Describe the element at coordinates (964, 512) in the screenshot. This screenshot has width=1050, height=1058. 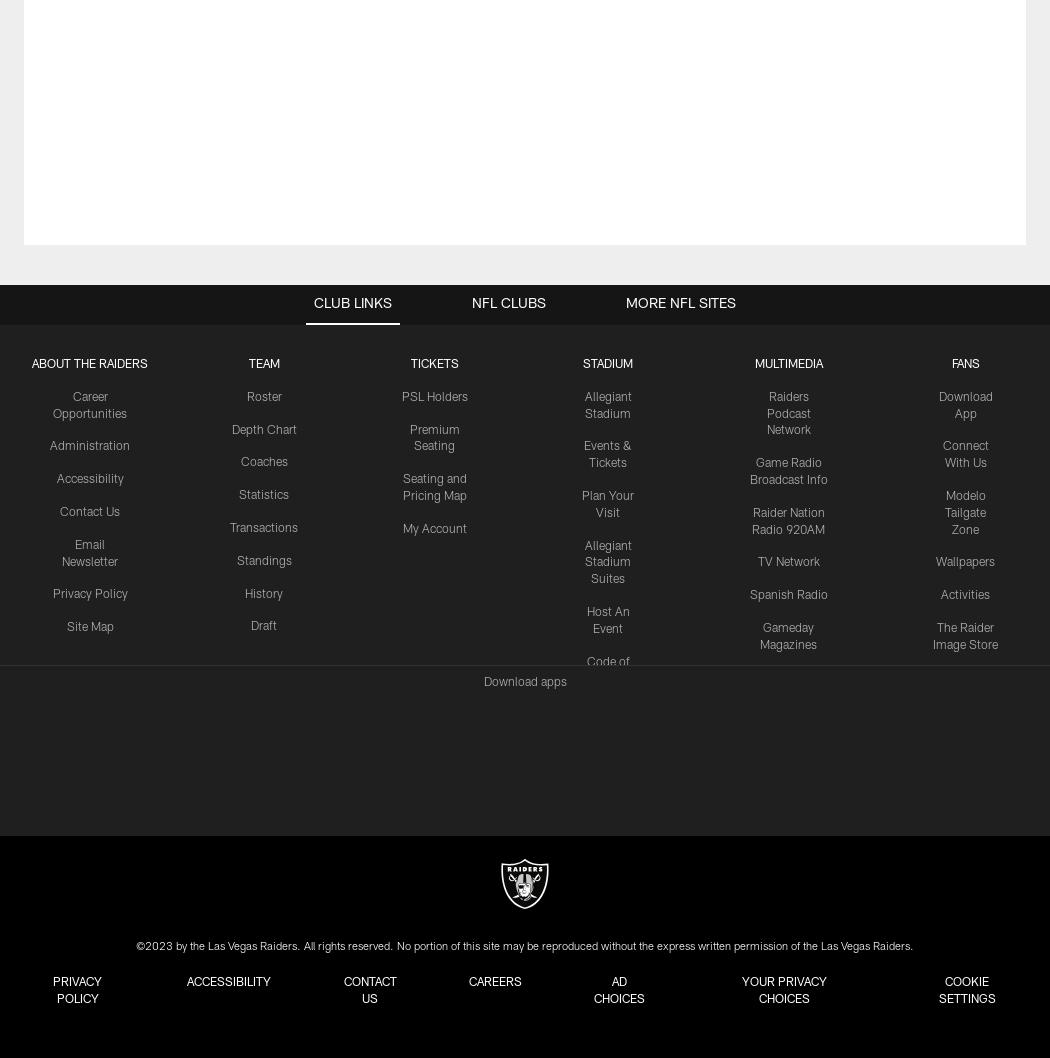
I see `'Modelo Tailgate Zone'` at that location.